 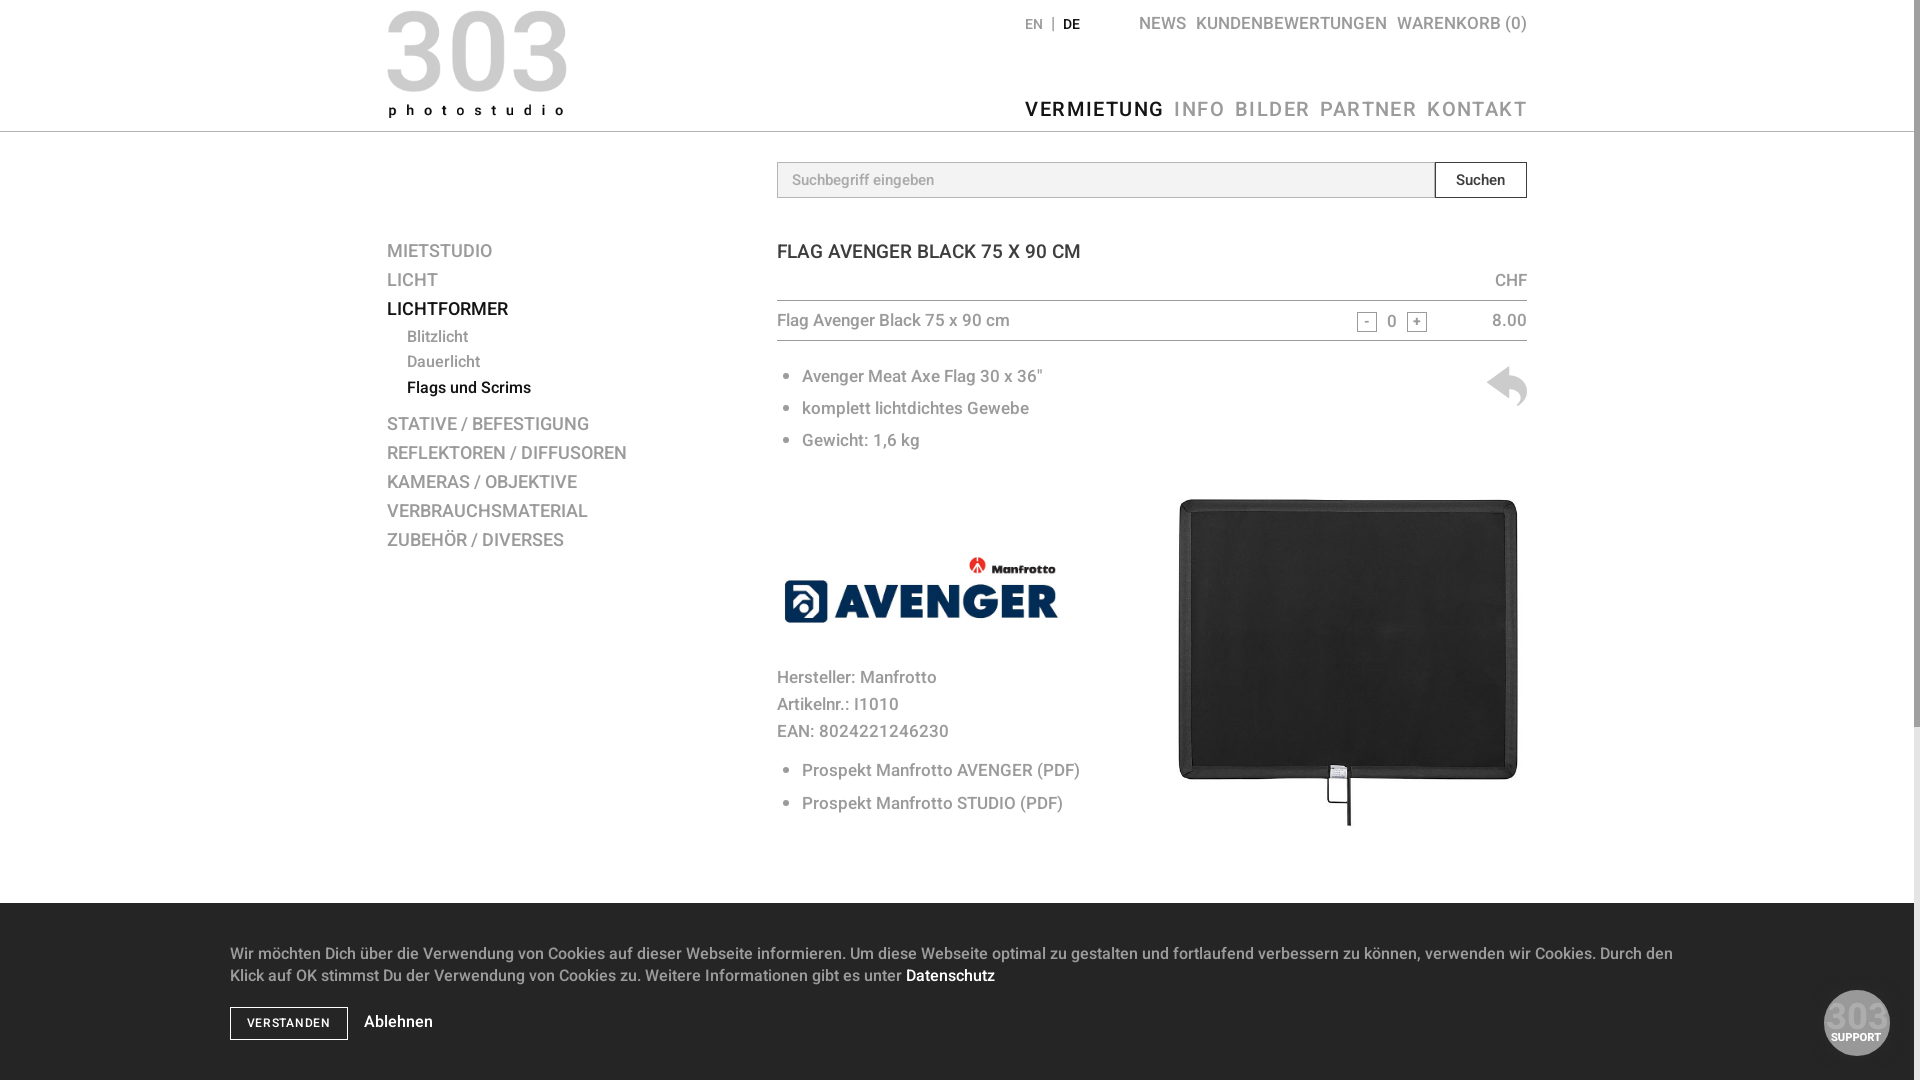 What do you see at coordinates (1291, 23) in the screenshot?
I see `'KUNDENBEWERTUNGEN'` at bounding box center [1291, 23].